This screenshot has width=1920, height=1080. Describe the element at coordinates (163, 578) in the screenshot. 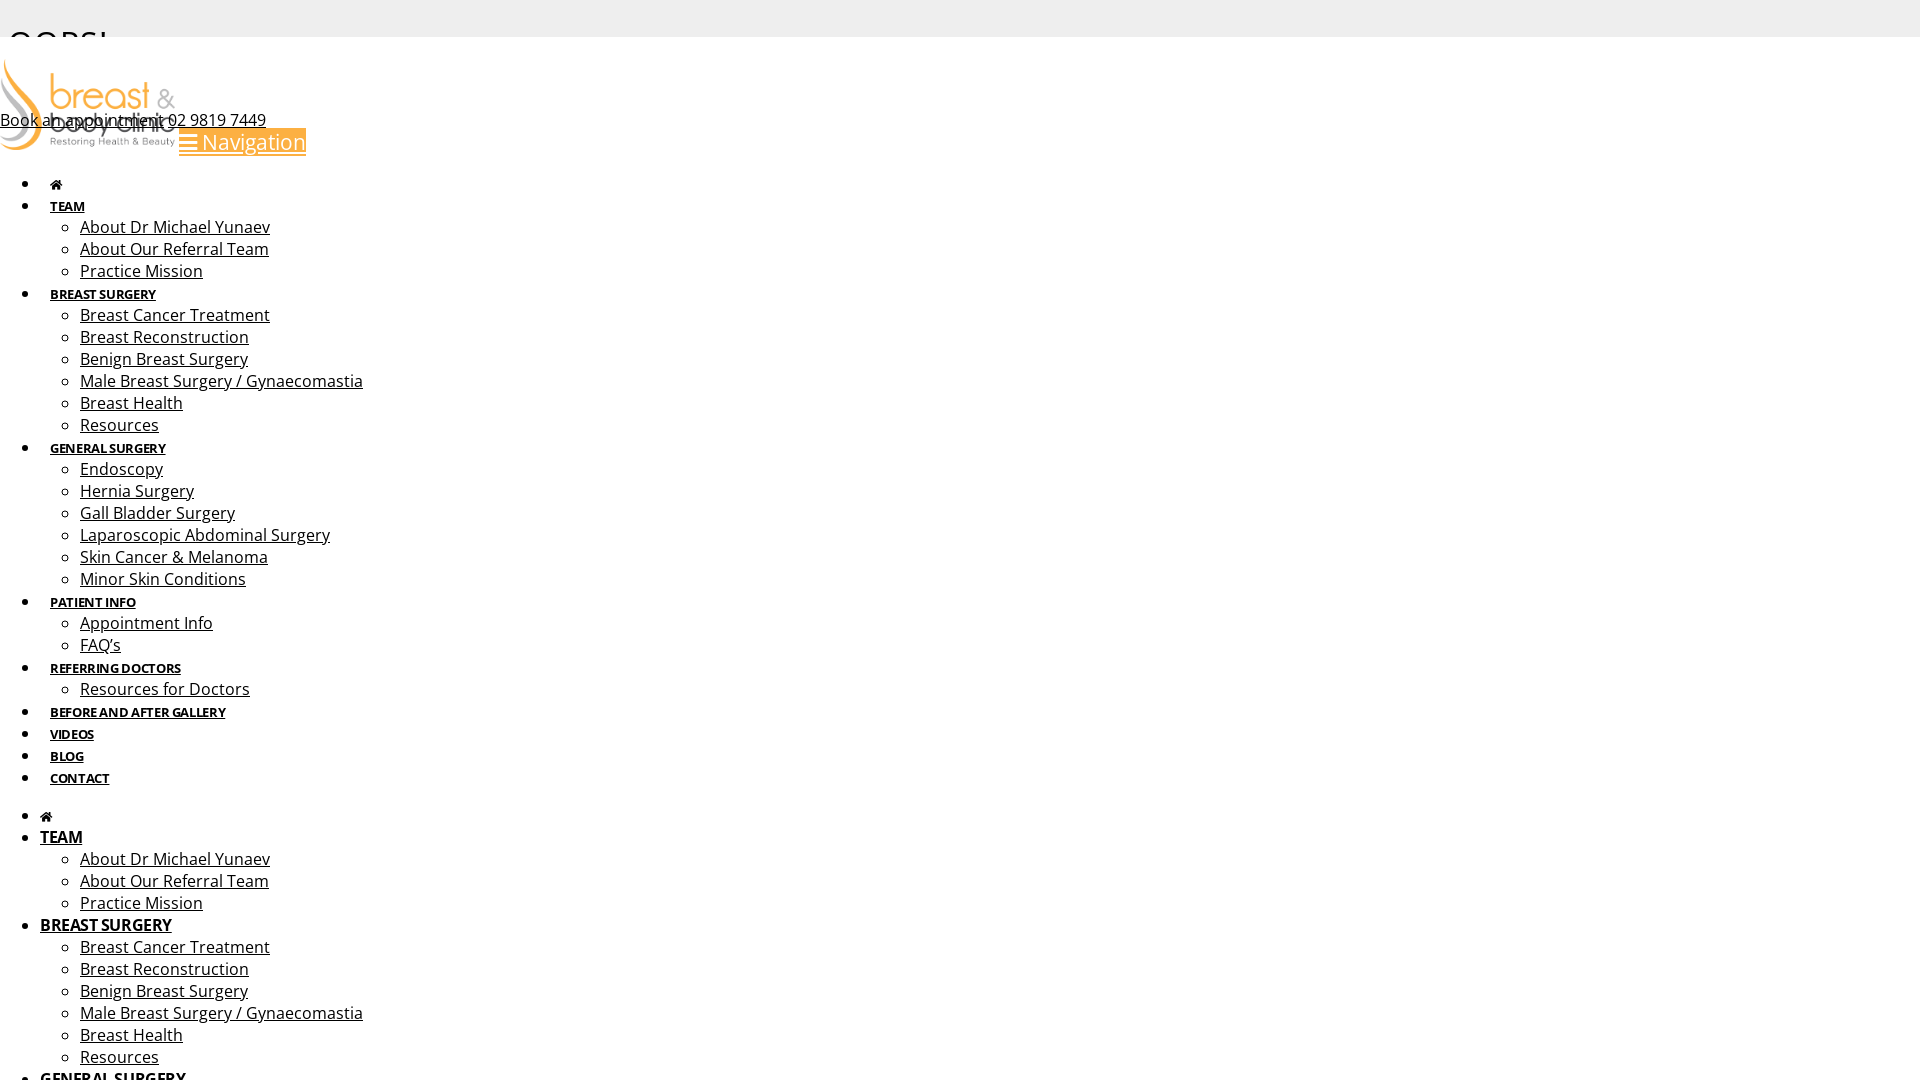

I see `'Minor Skin Conditions'` at that location.